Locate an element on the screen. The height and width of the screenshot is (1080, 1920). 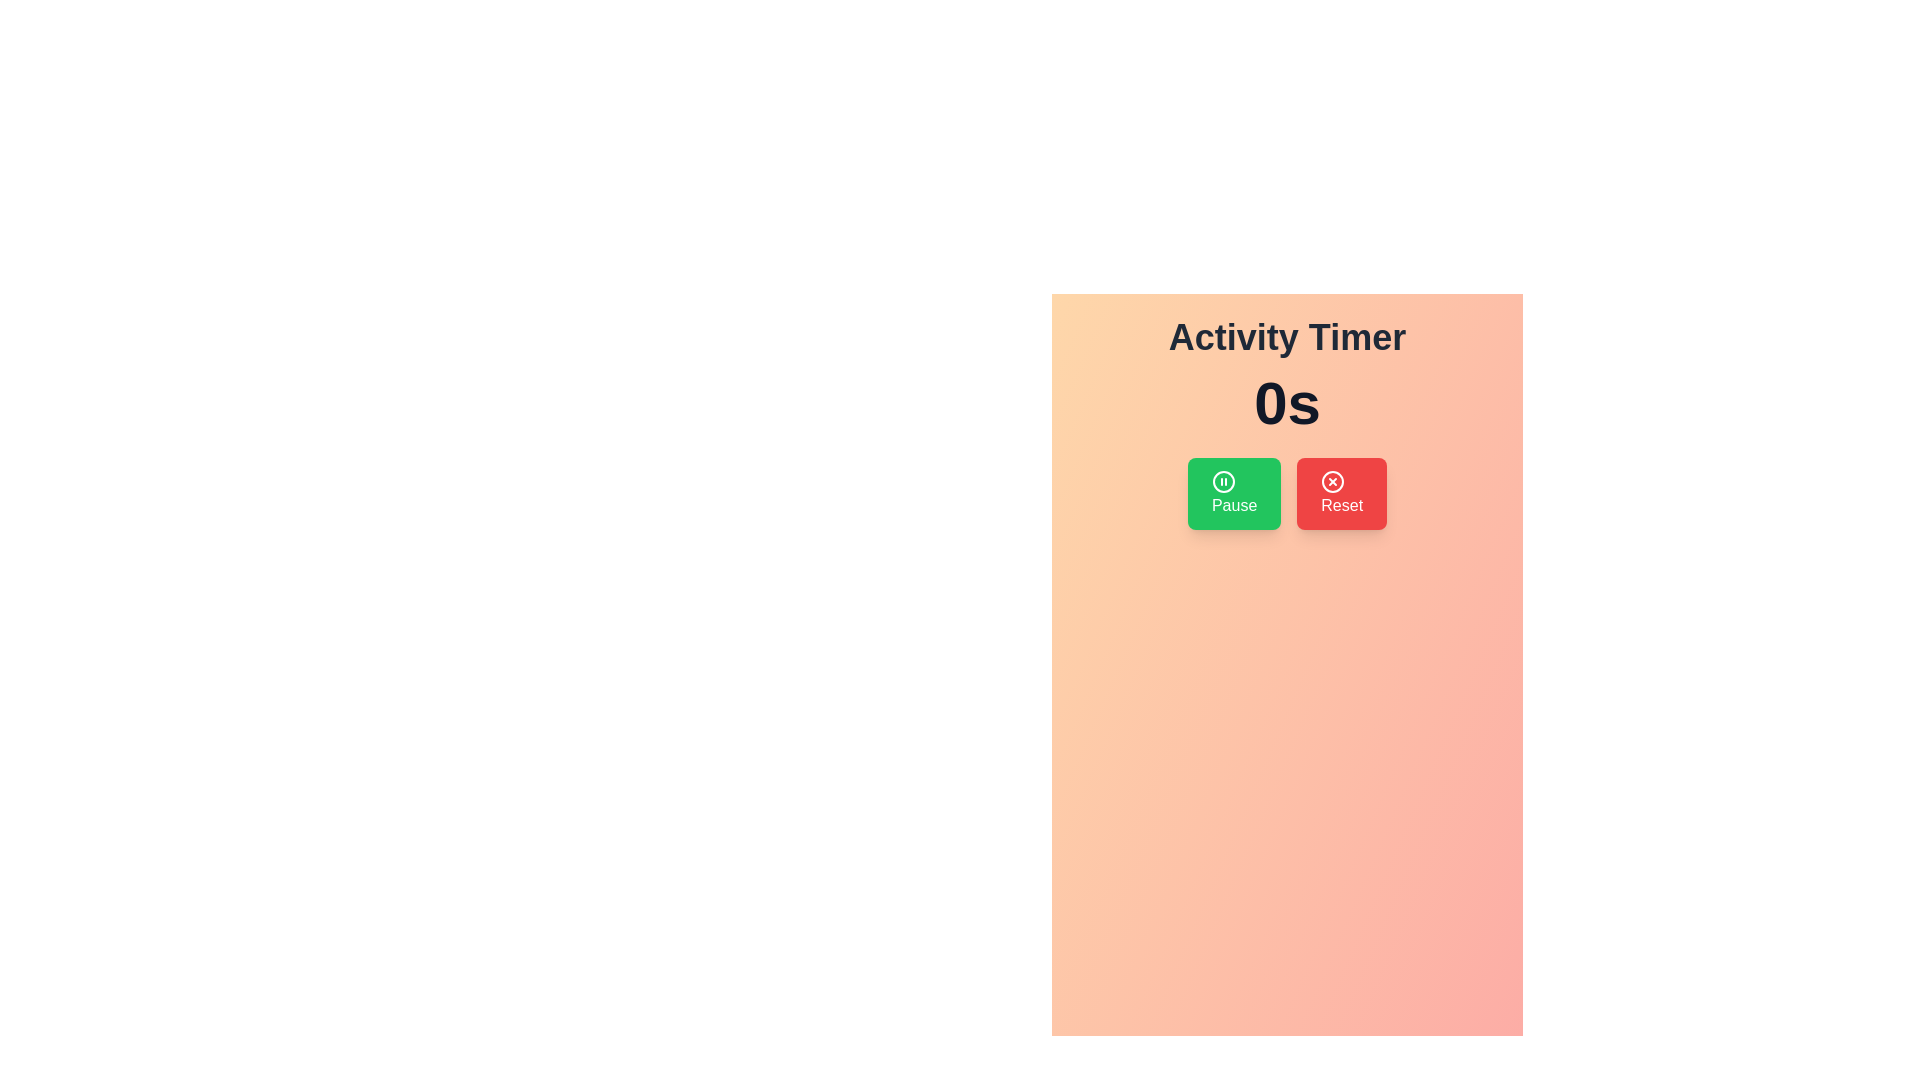
the large bold text displaying '0s' in black, which is located directly below the text 'Activity Timer' and above the buttons labeled 'Pause' and 'Reset' is located at coordinates (1287, 404).